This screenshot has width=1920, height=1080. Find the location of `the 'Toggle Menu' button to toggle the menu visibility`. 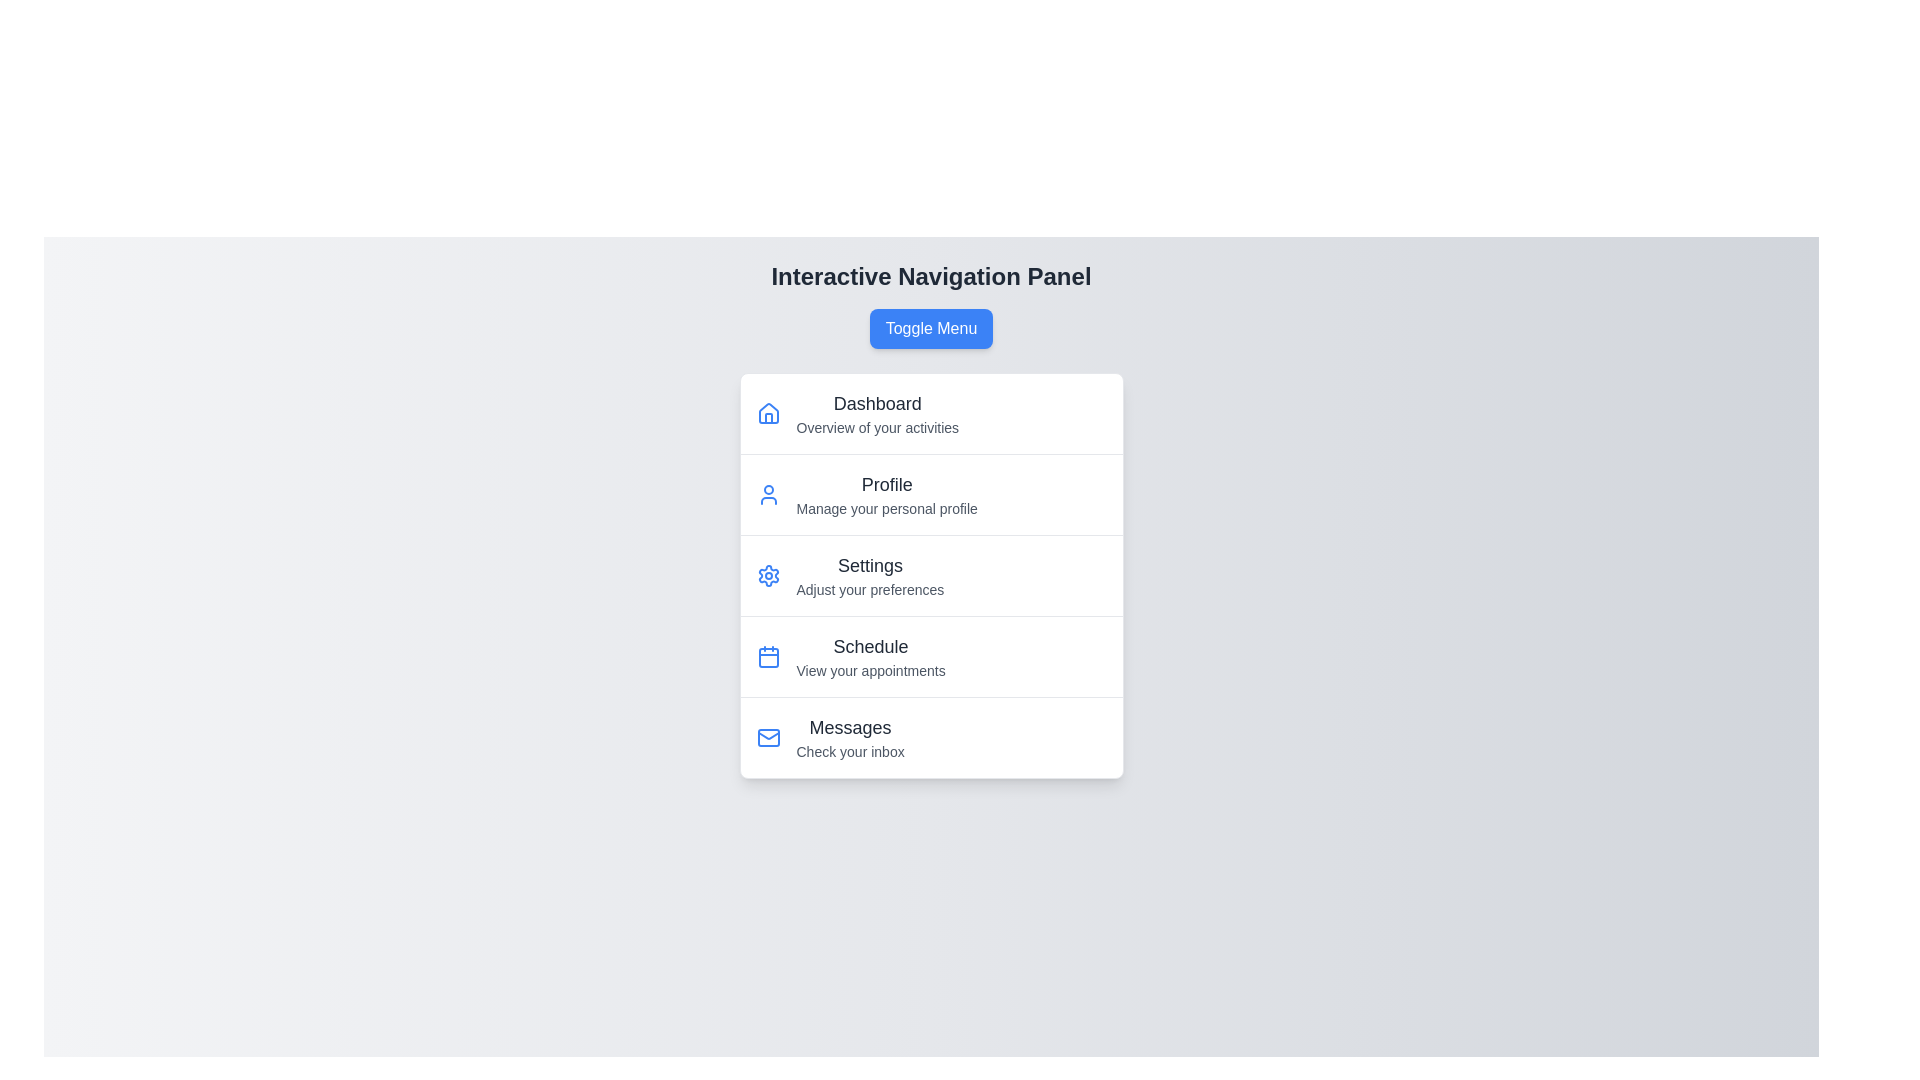

the 'Toggle Menu' button to toggle the menu visibility is located at coordinates (930, 327).